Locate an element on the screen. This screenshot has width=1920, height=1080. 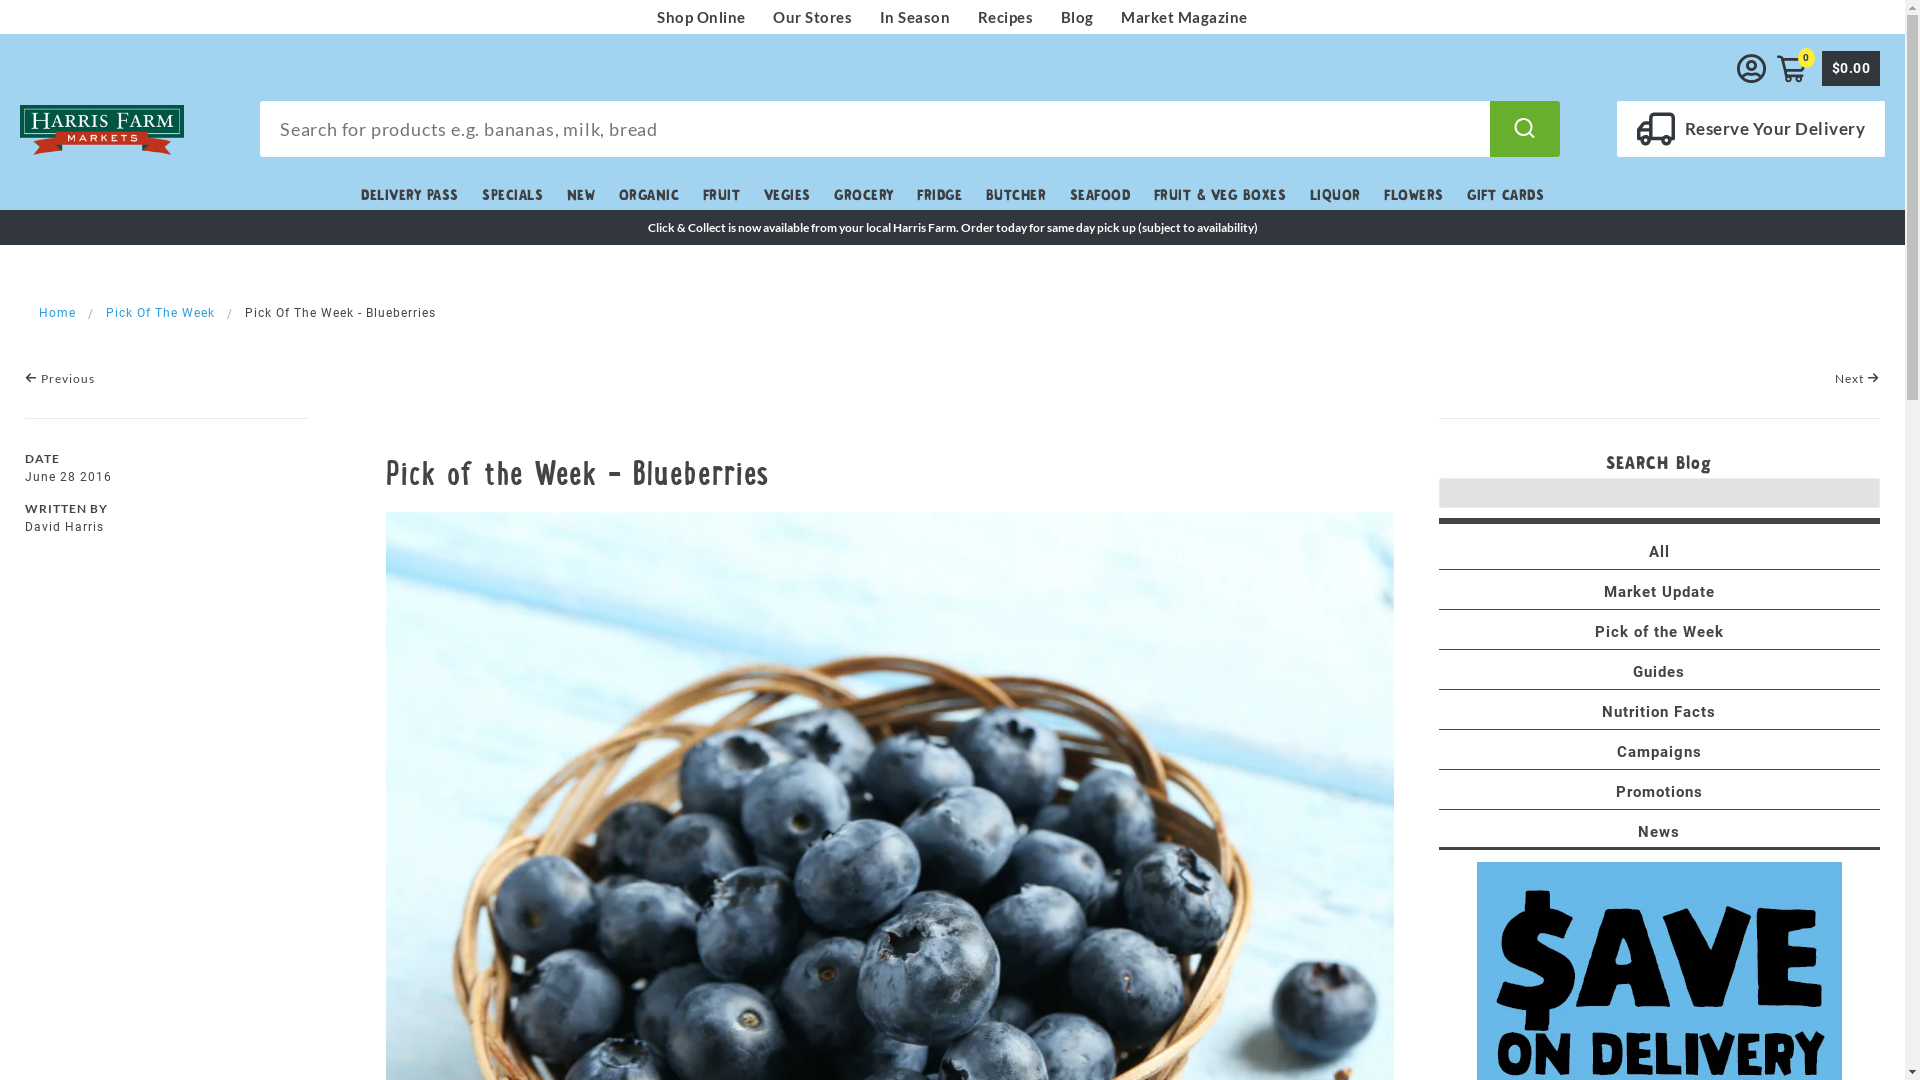
'DELIVERY PASS' is located at coordinates (350, 195).